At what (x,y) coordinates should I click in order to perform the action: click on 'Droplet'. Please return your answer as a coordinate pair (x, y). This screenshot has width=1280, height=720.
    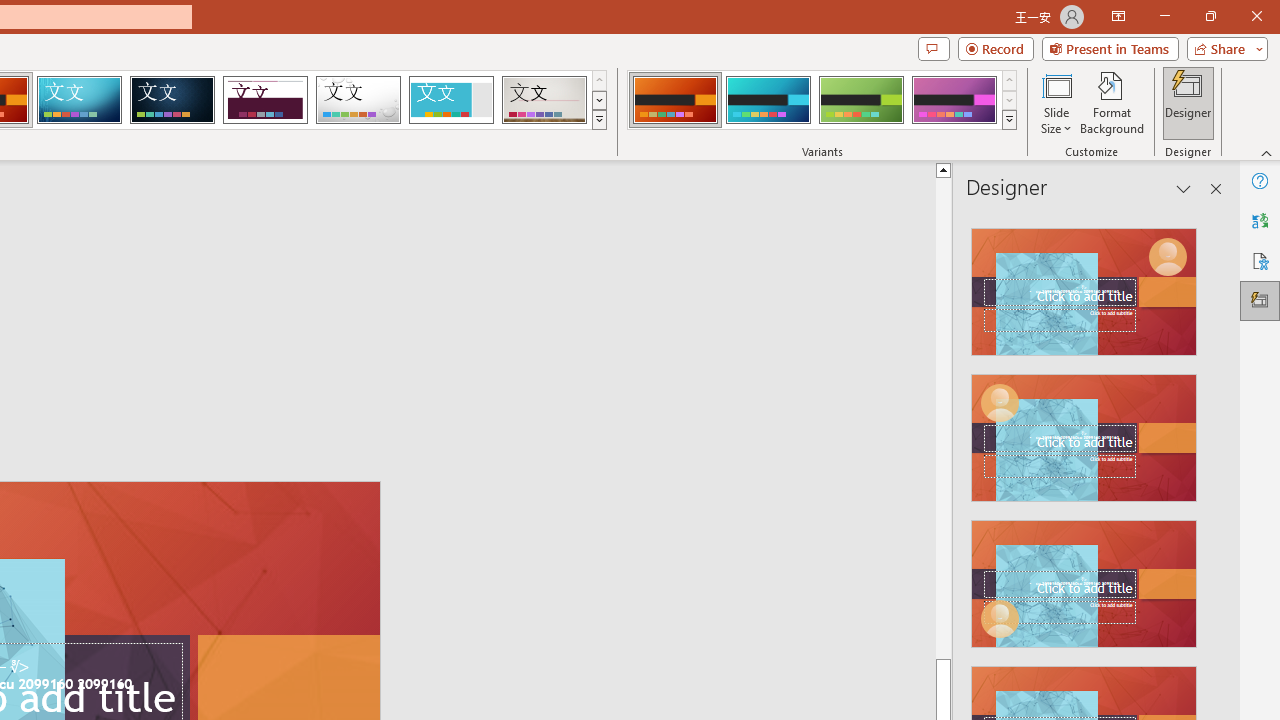
    Looking at the image, I should click on (358, 100).